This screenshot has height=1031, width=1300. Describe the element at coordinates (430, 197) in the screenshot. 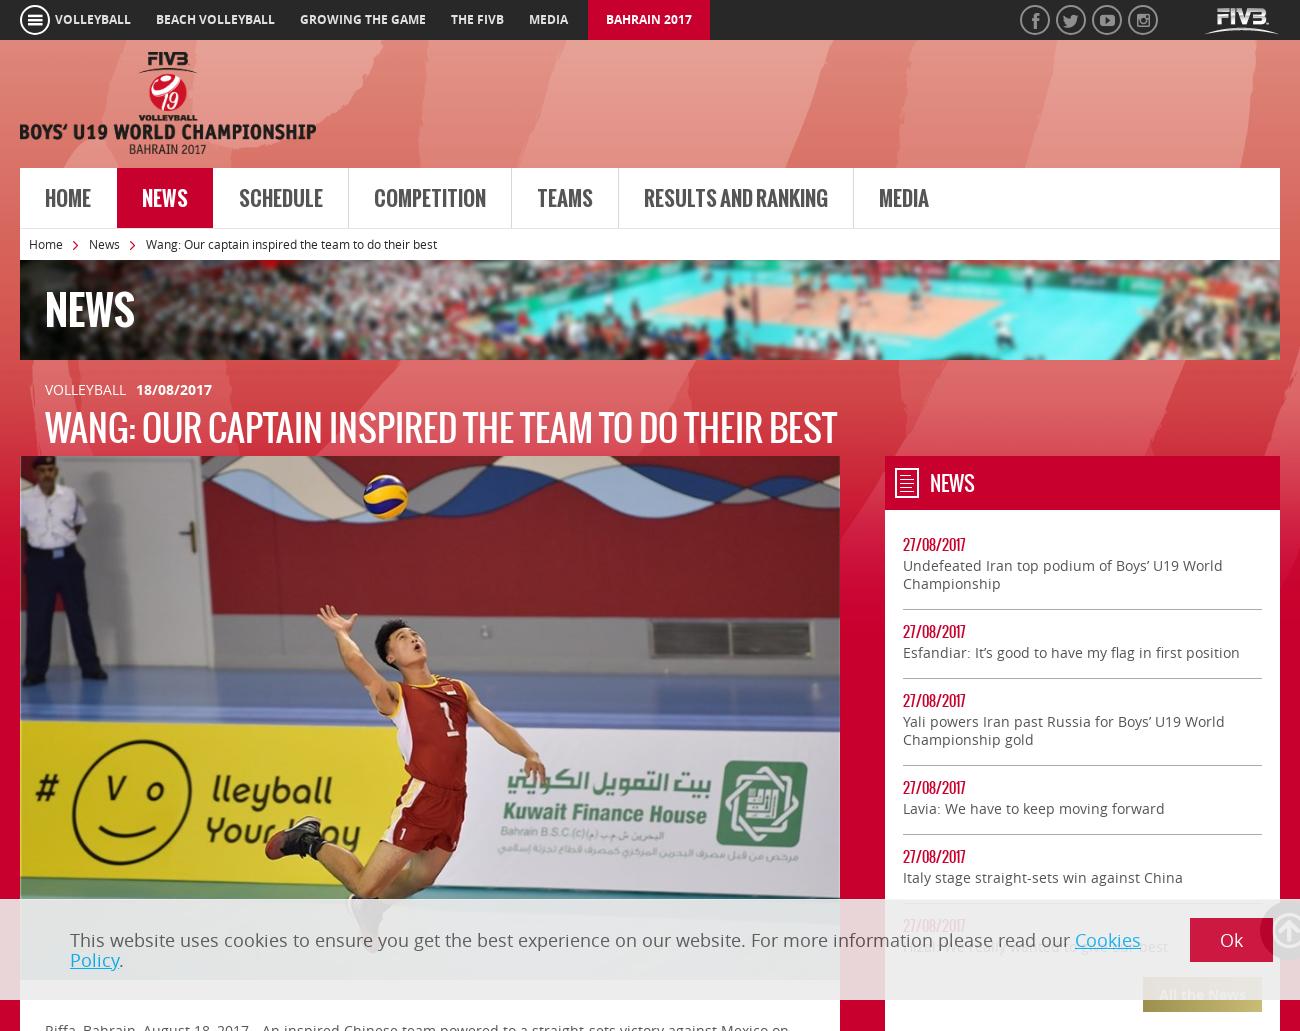

I see `'Competition'` at that location.